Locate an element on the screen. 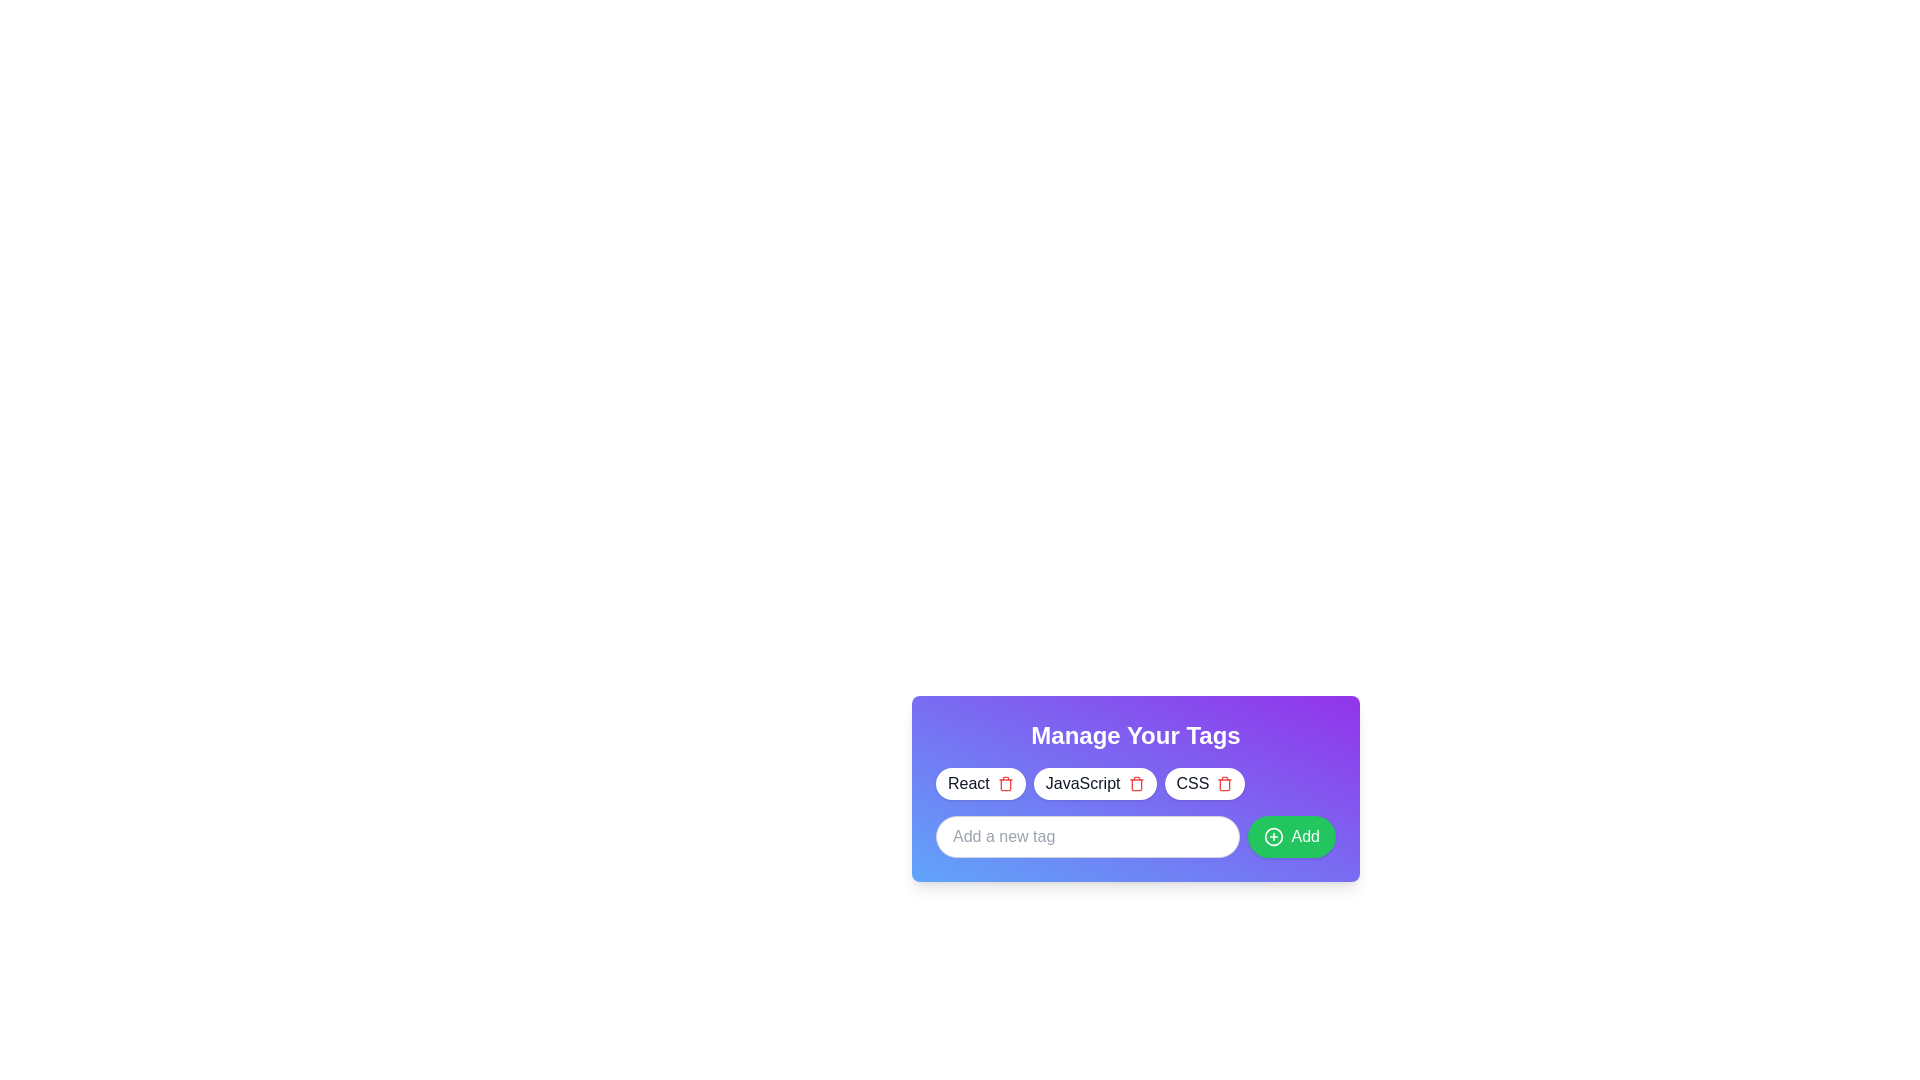  the trash can icon element, which represents a delete action in the interface is located at coordinates (1136, 784).